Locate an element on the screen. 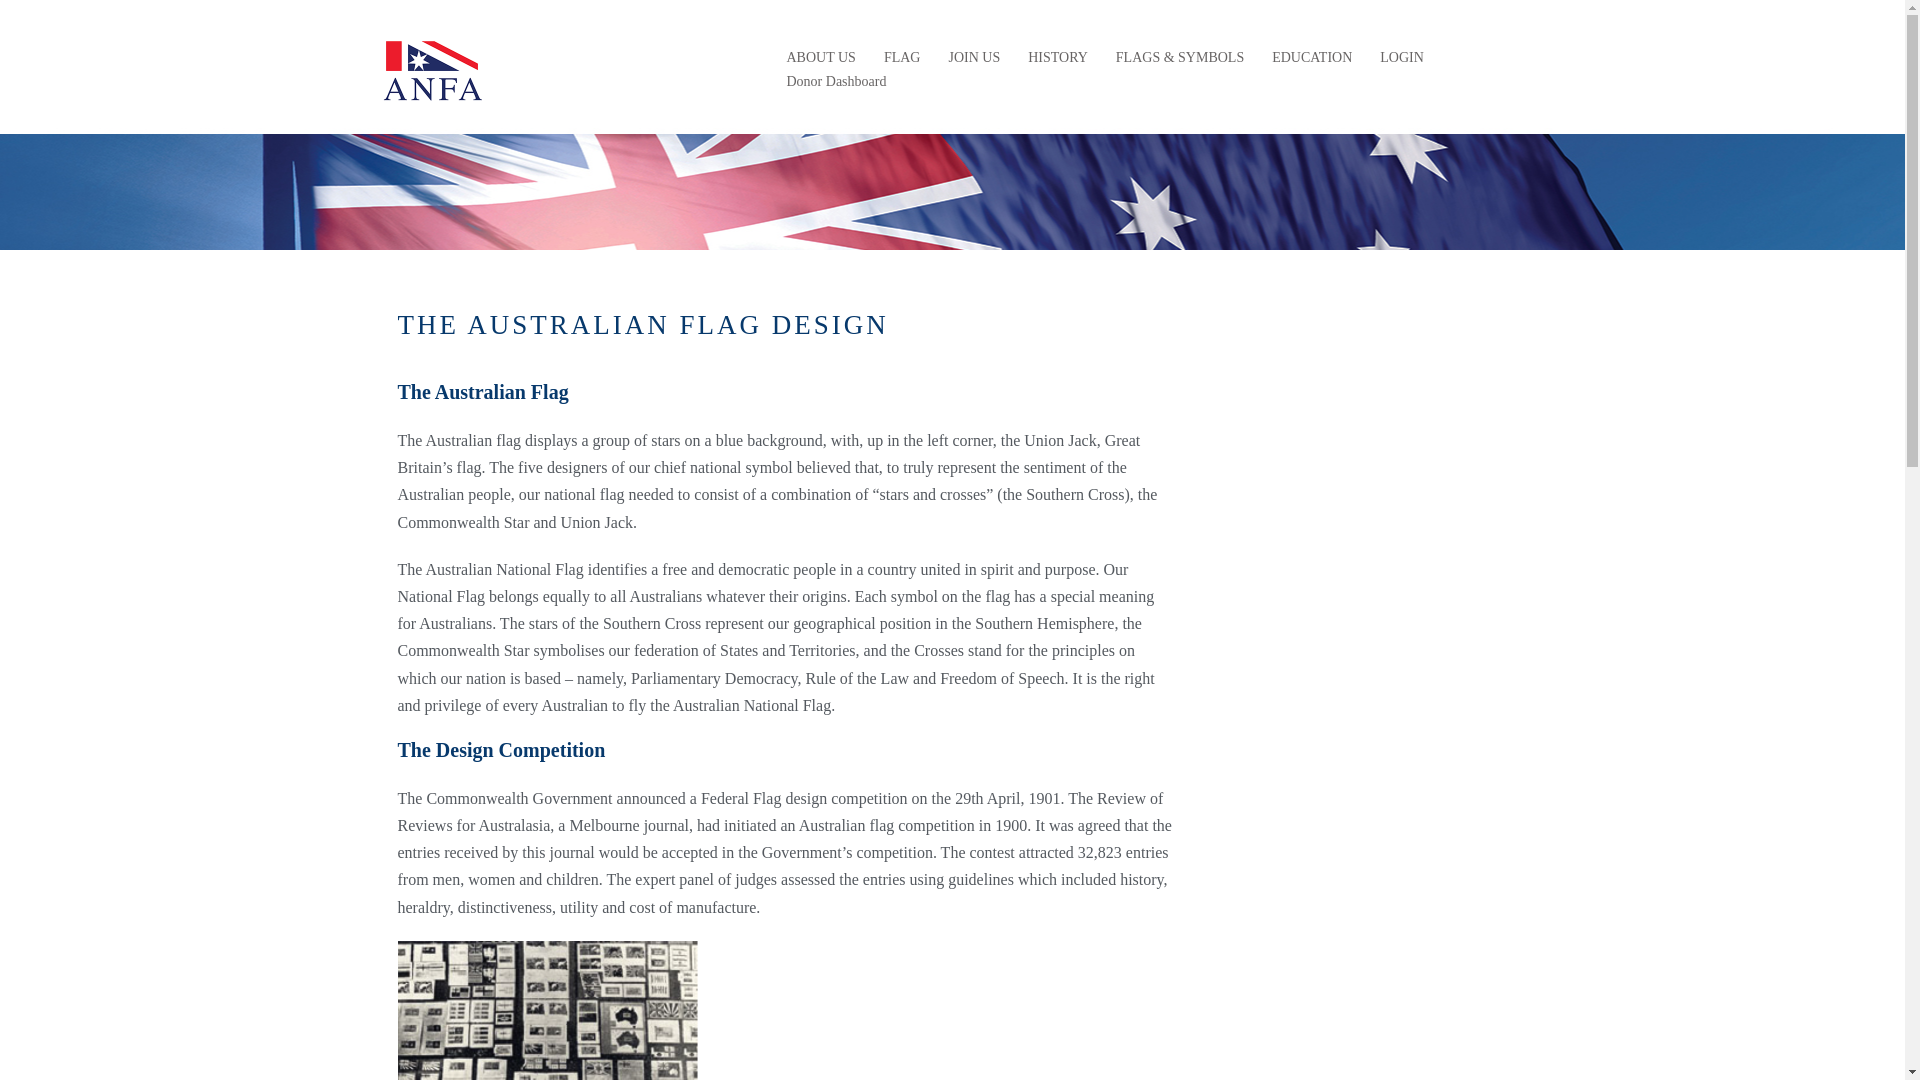 This screenshot has width=1920, height=1080. 'EDUCATION' is located at coordinates (1271, 56).